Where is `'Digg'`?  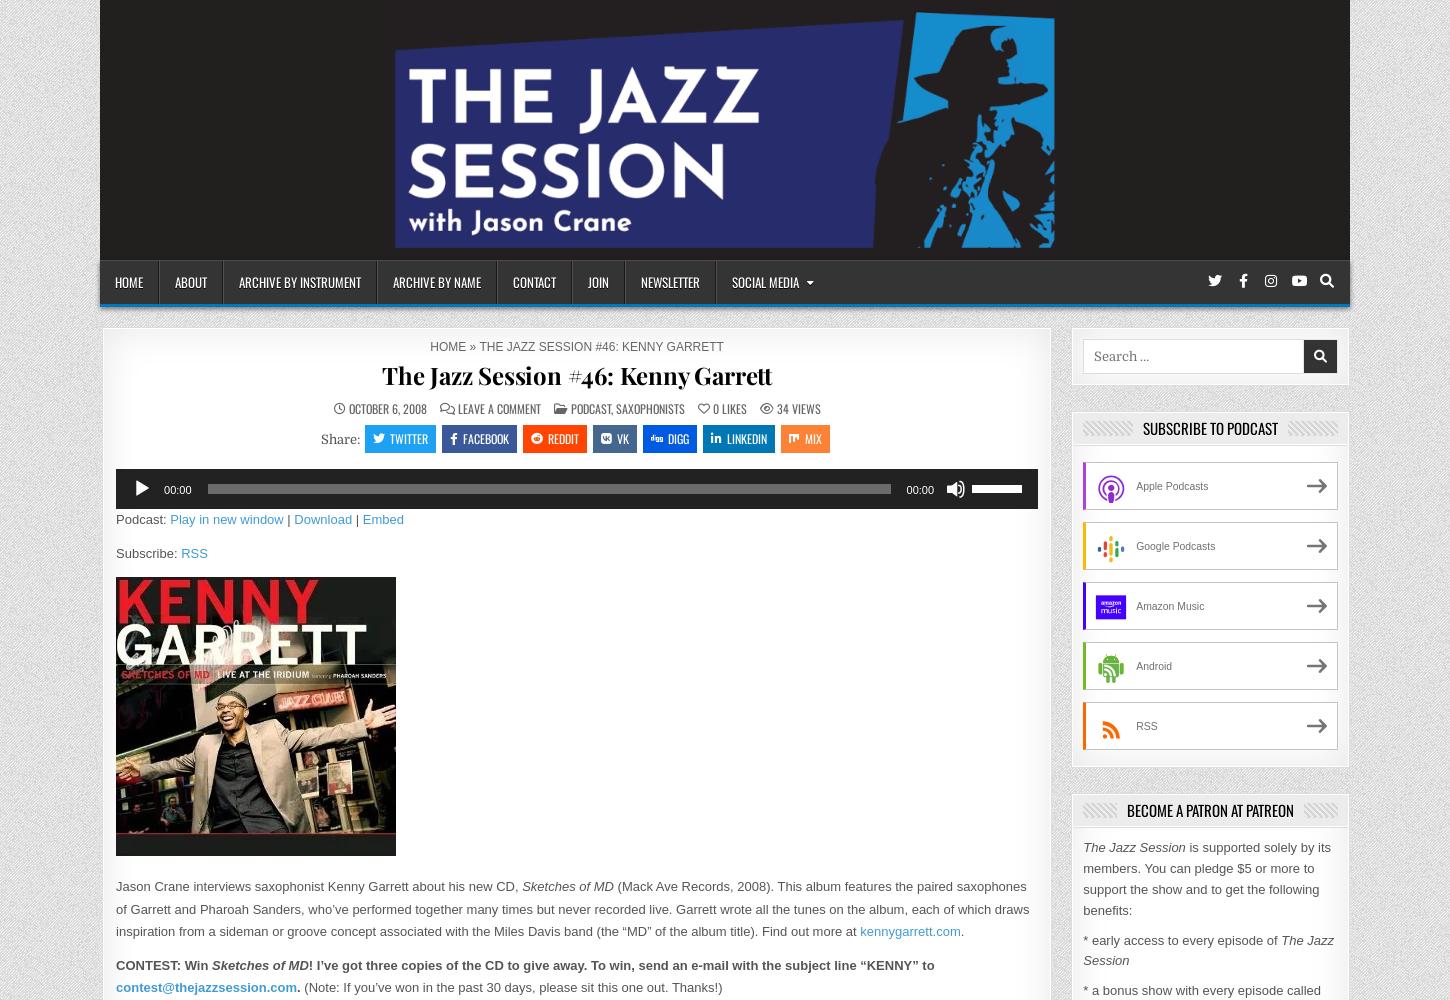
'Digg' is located at coordinates (676, 438).